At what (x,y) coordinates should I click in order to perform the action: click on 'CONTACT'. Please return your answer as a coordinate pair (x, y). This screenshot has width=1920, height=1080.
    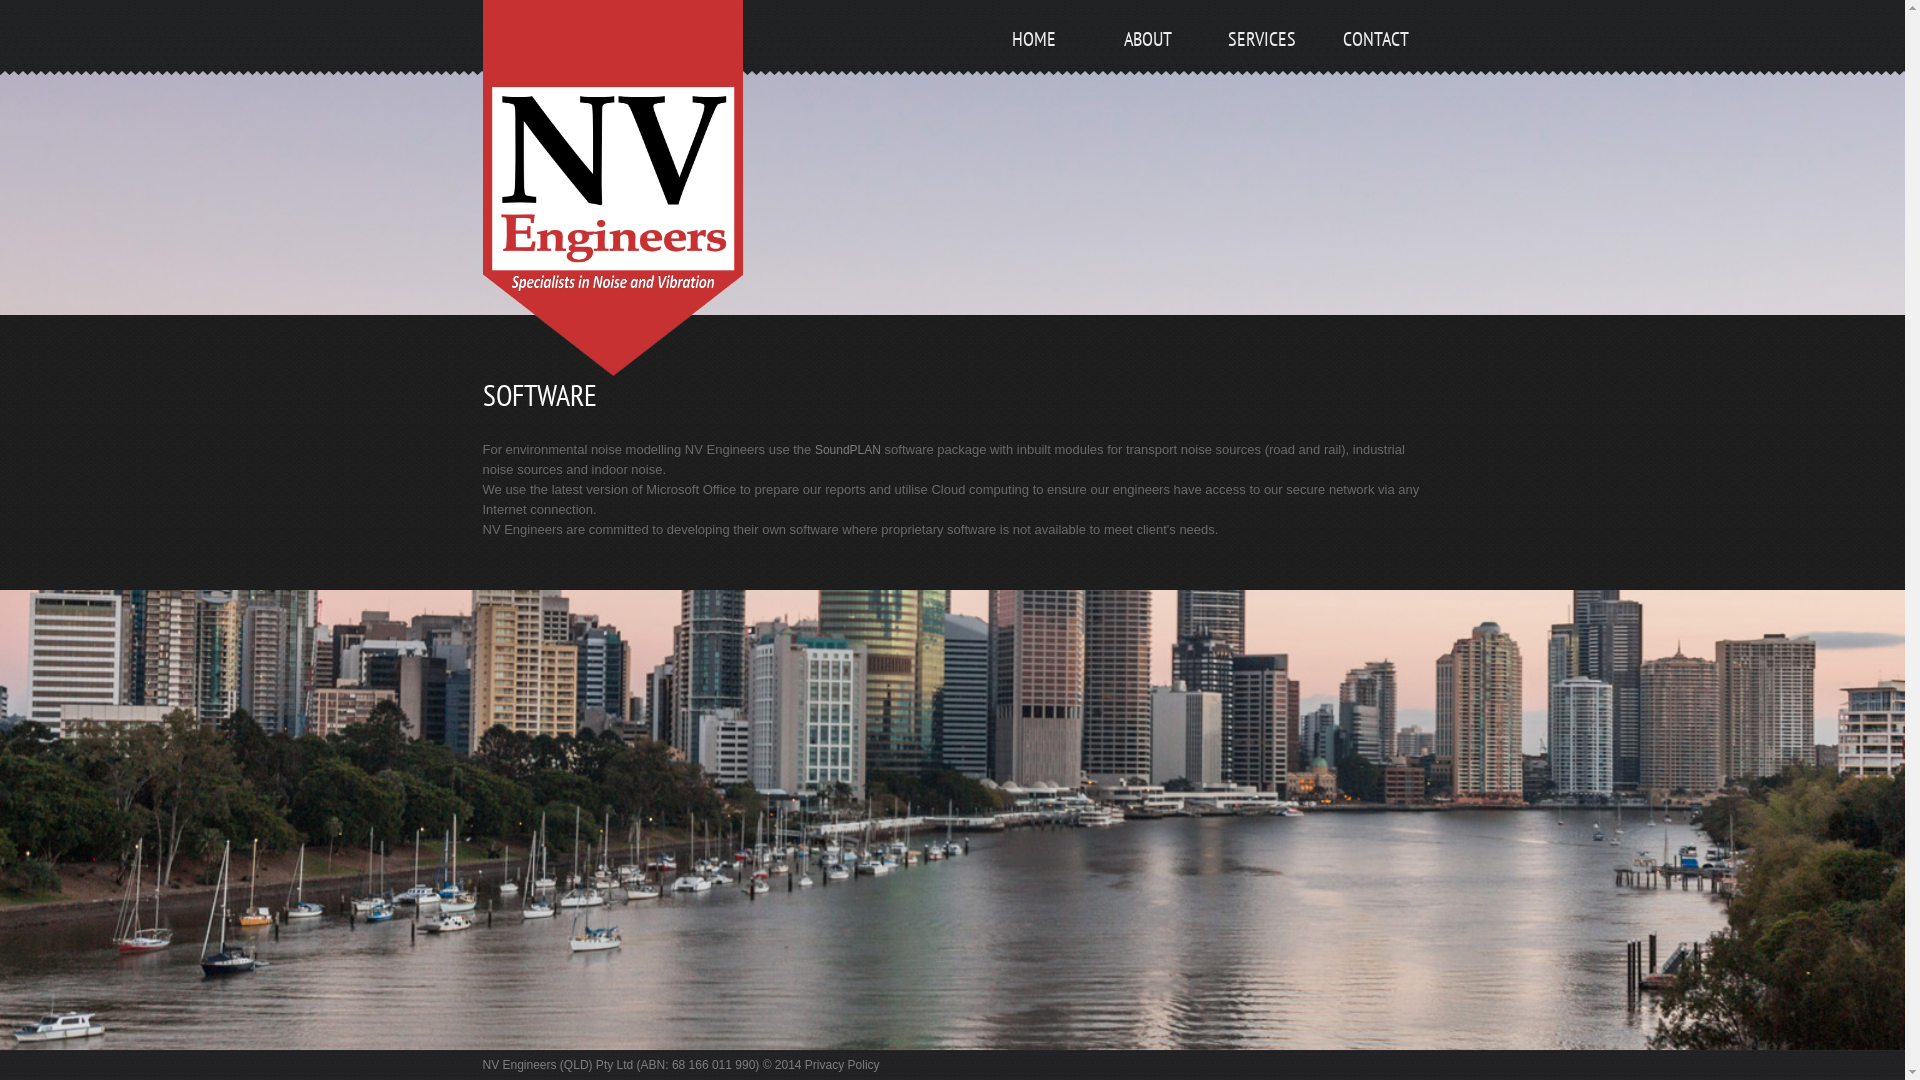
    Looking at the image, I should click on (1373, 62).